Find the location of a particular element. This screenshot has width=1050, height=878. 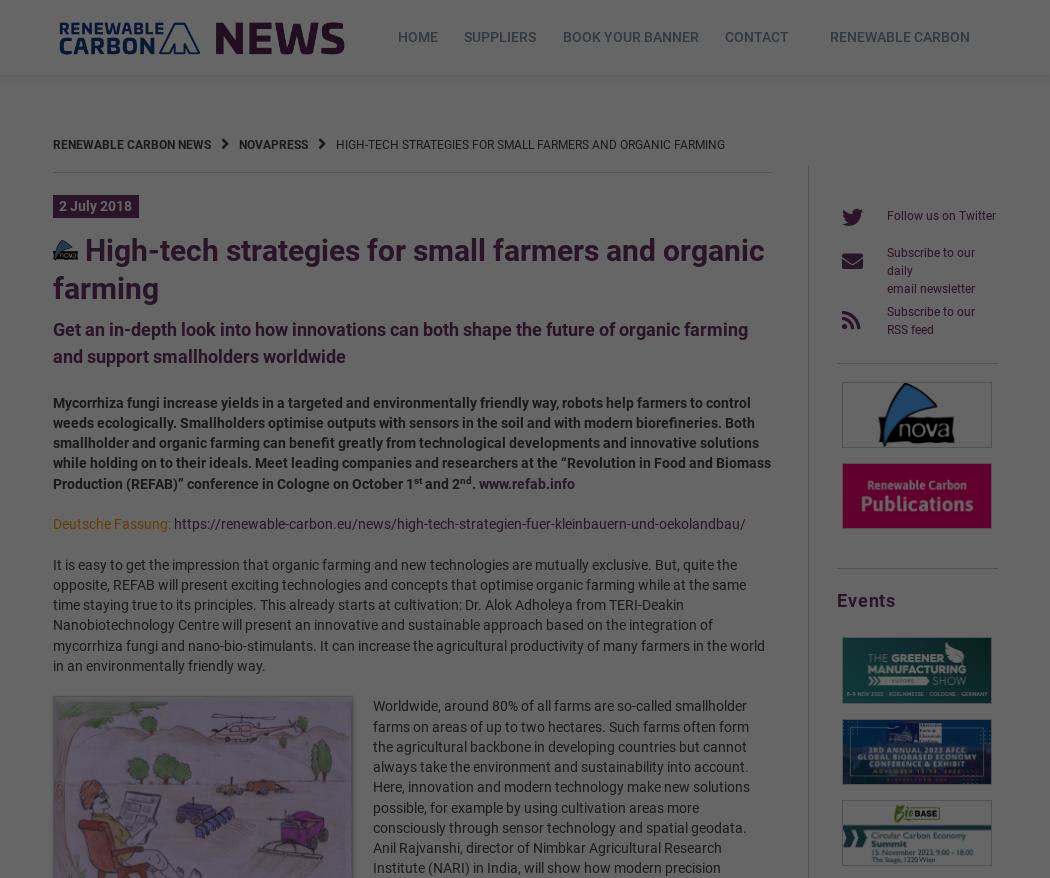

'RSS feed' is located at coordinates (884, 328).